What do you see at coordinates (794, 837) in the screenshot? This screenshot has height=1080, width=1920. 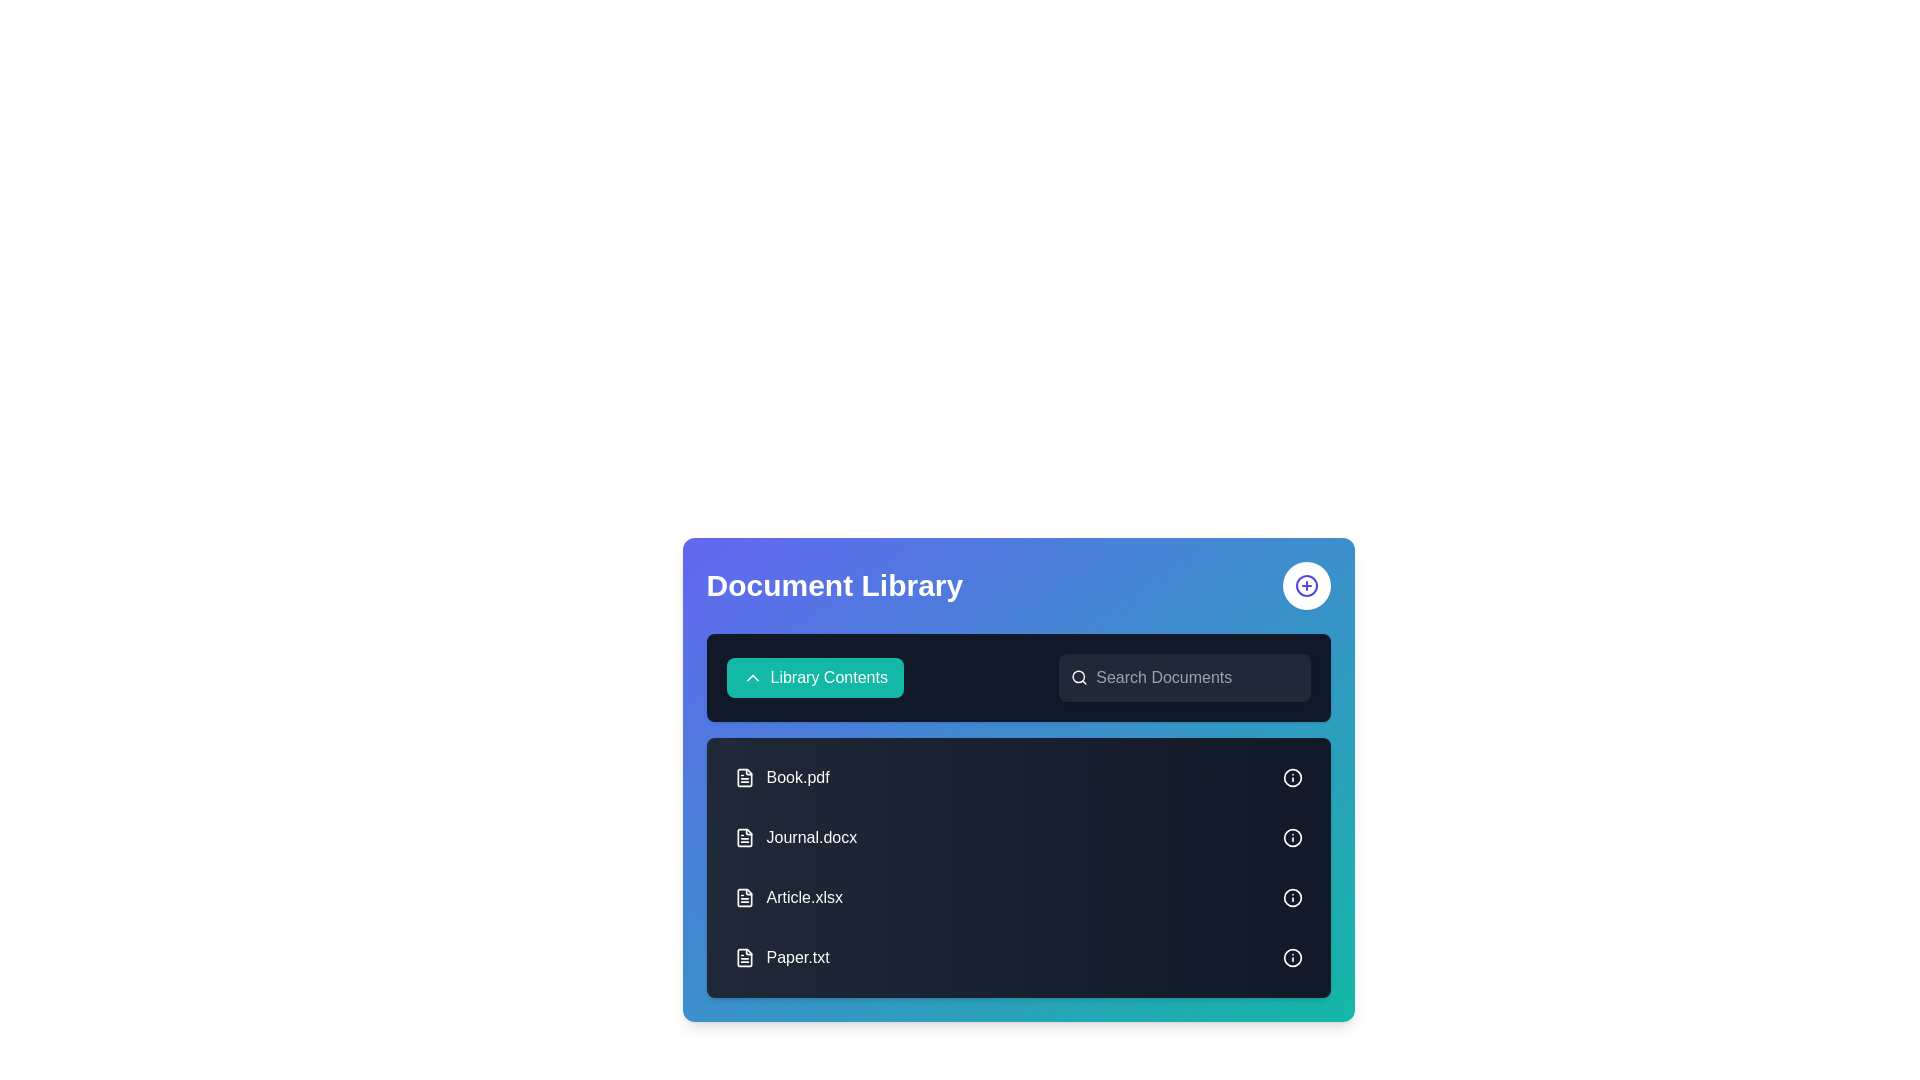 I see `to select the file labeled 'Journal.docx' which is the second entry in the vertical list of files, positioned between 'Book.pdf' and 'Article.xlsx'` at bounding box center [794, 837].